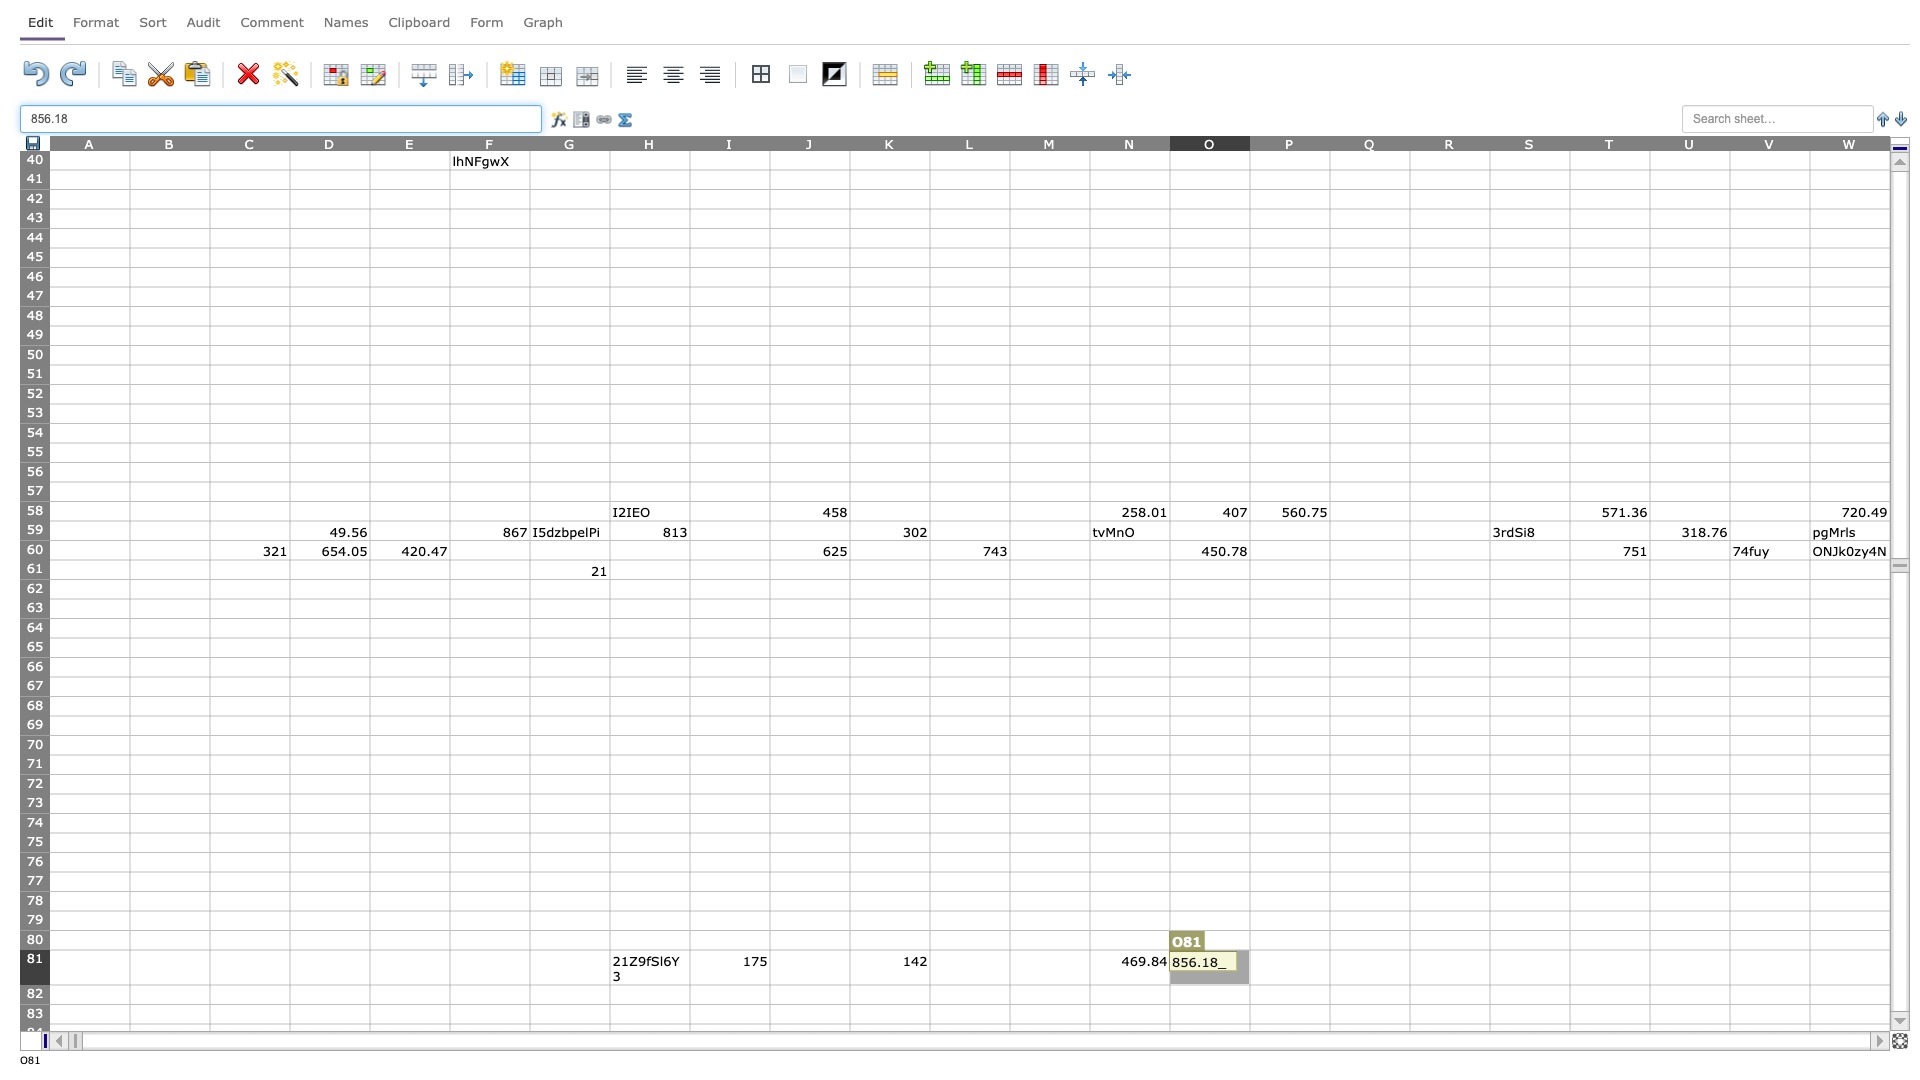 The height and width of the screenshot is (1080, 1920). I want to click on right border at column S row 81, so click(1568, 966).